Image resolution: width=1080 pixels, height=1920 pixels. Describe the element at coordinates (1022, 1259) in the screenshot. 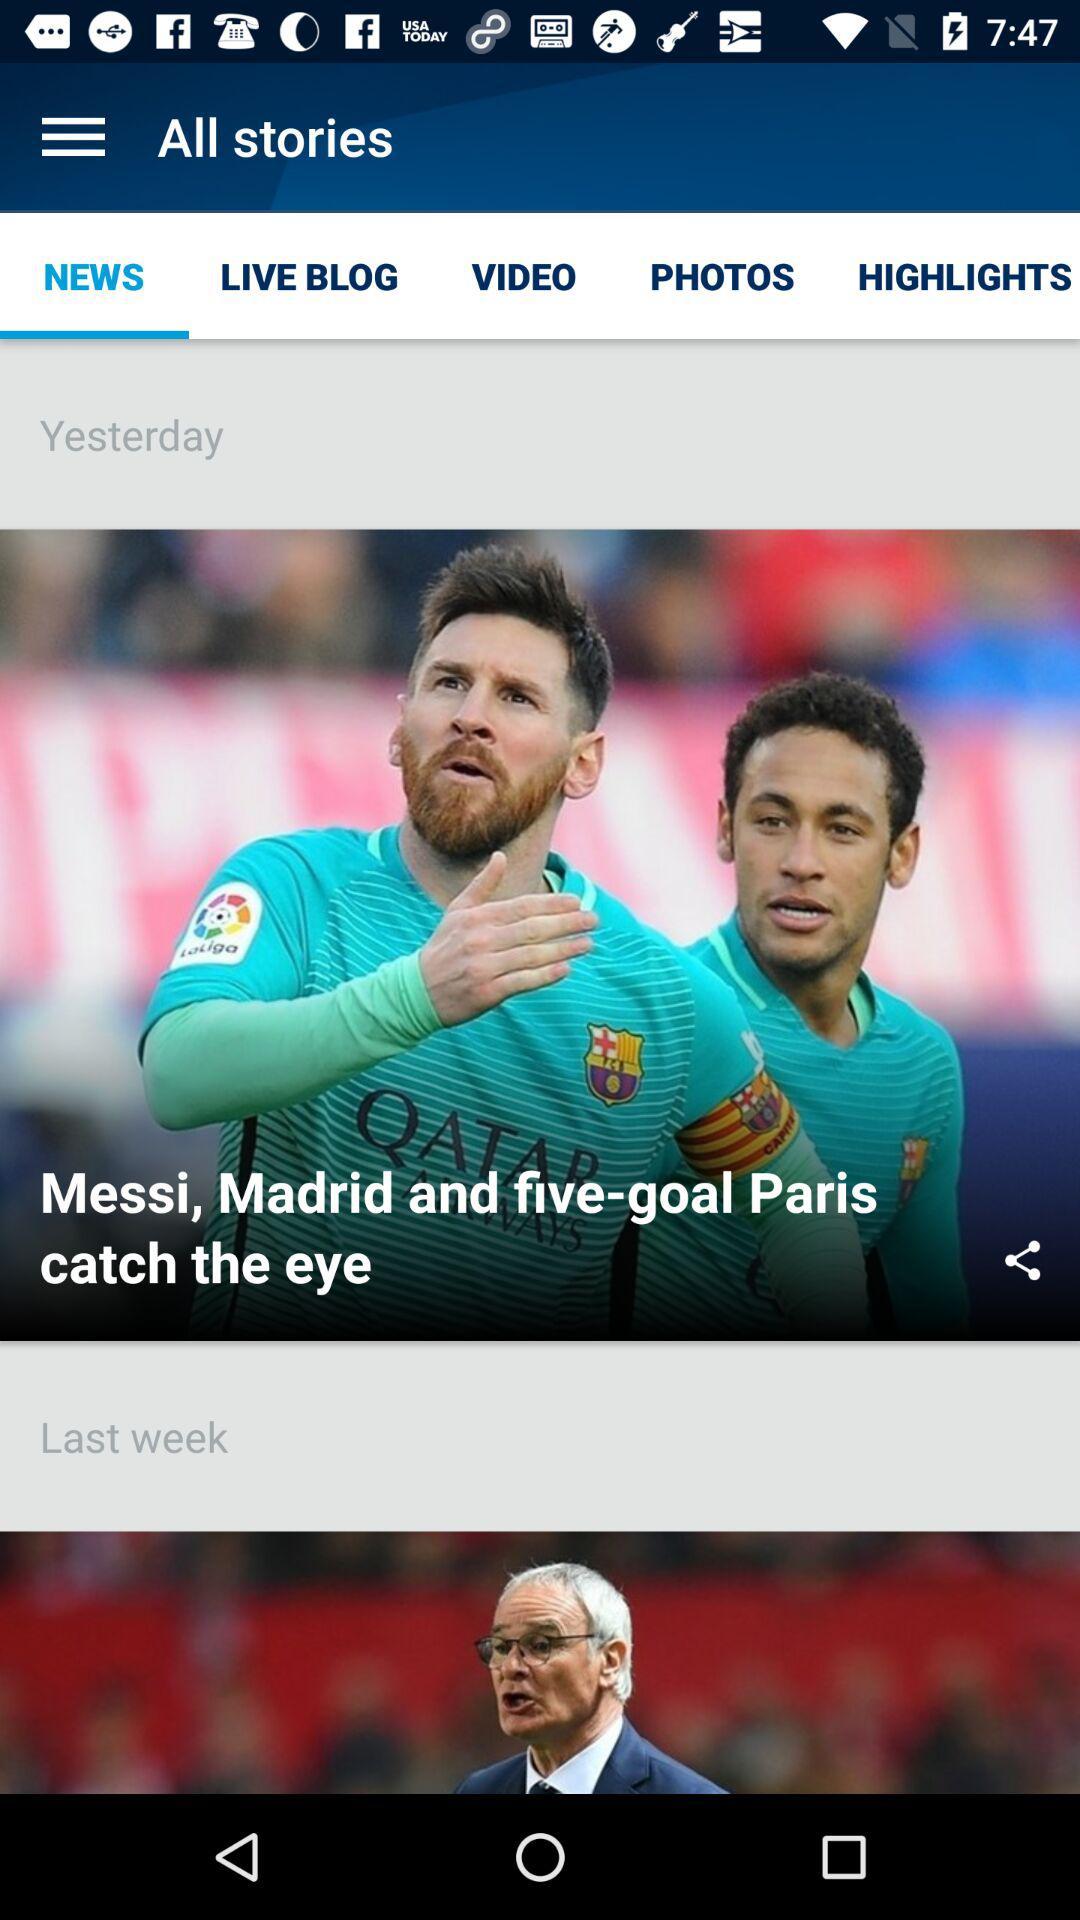

I see `the item next to the messi madrid and item` at that location.